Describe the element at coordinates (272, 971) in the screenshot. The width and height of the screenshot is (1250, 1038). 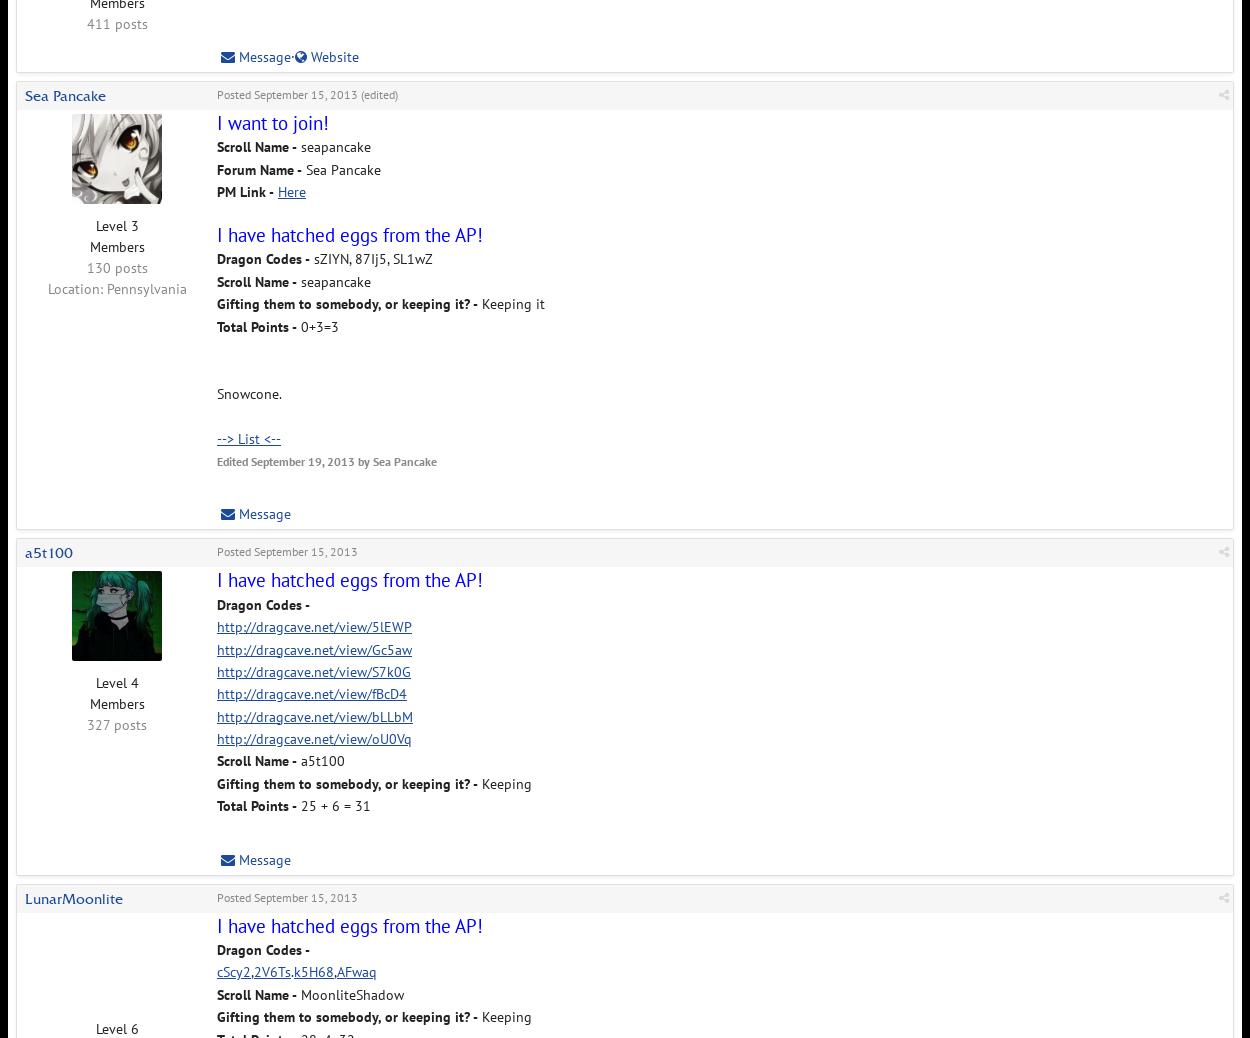
I see `'2V6Ts'` at that location.